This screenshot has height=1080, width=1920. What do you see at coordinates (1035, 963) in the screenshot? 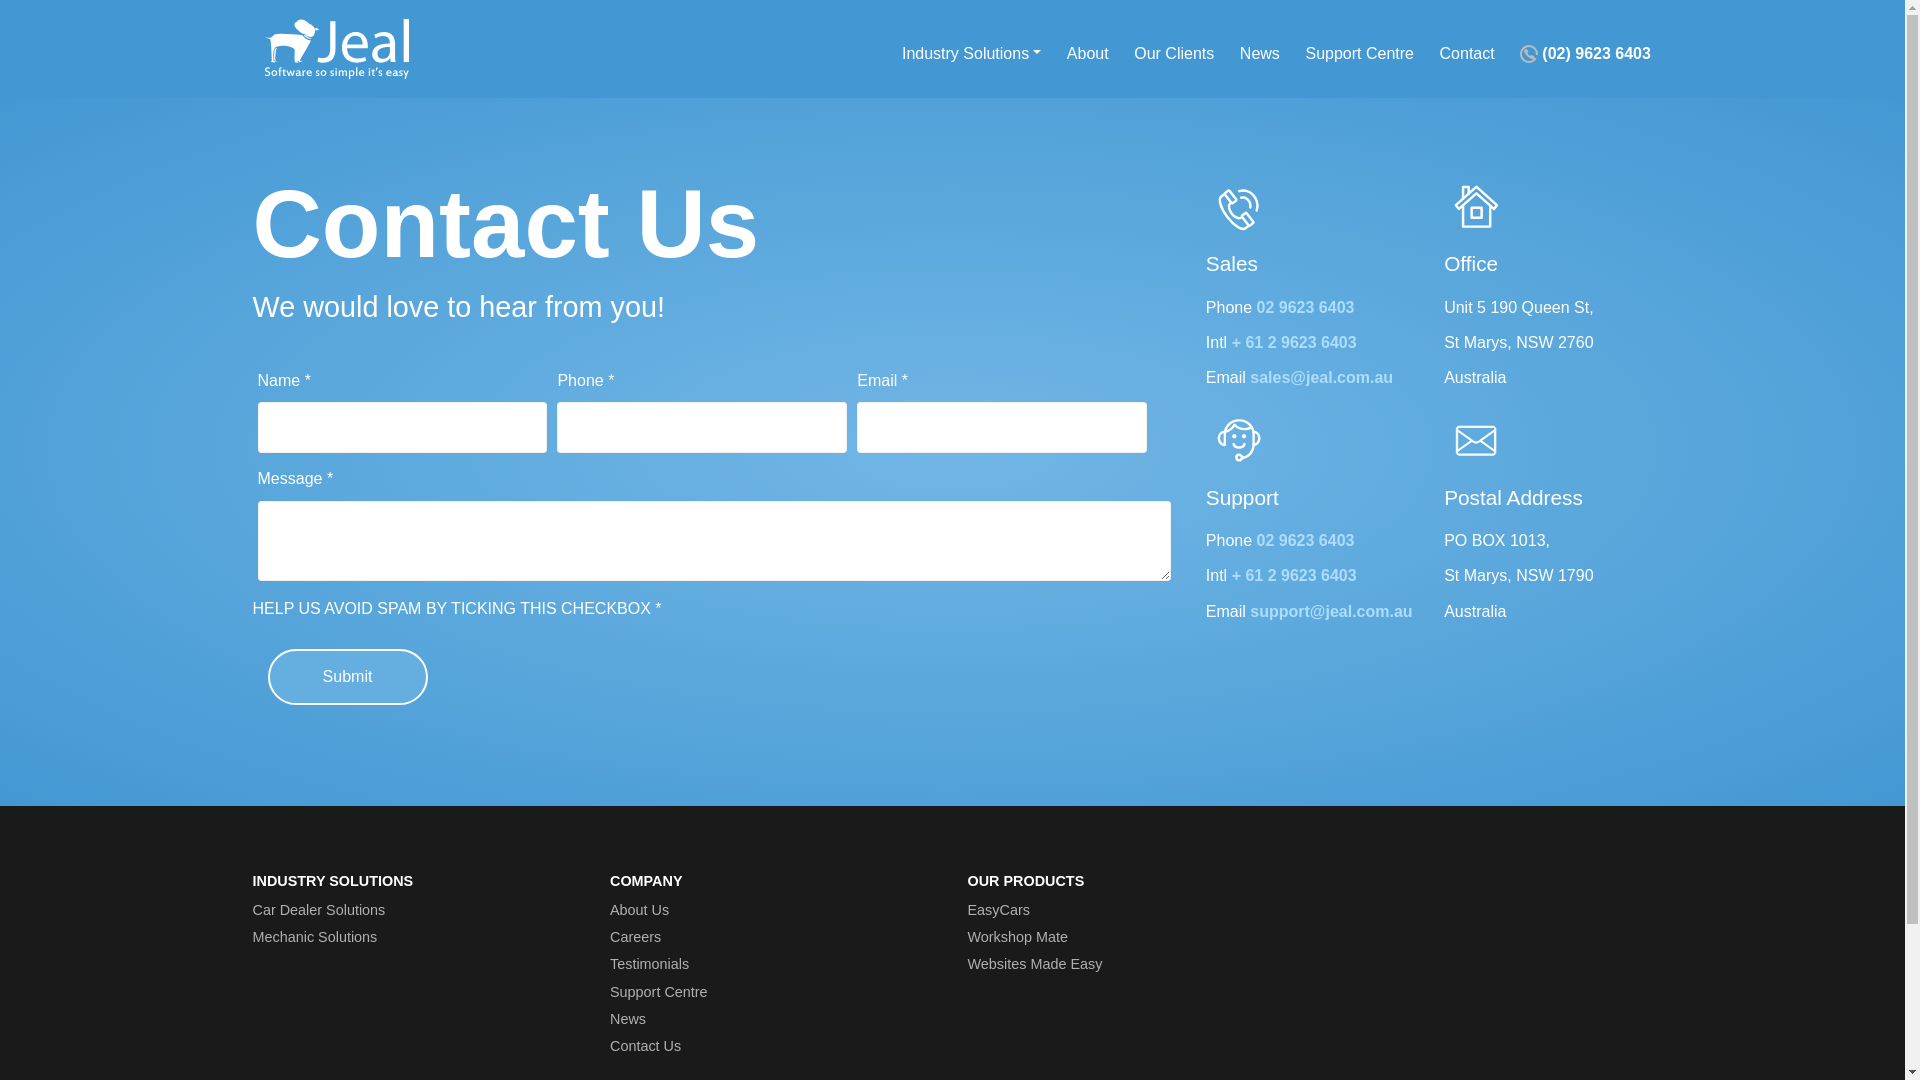
I see `'Websites Made Easy'` at bounding box center [1035, 963].